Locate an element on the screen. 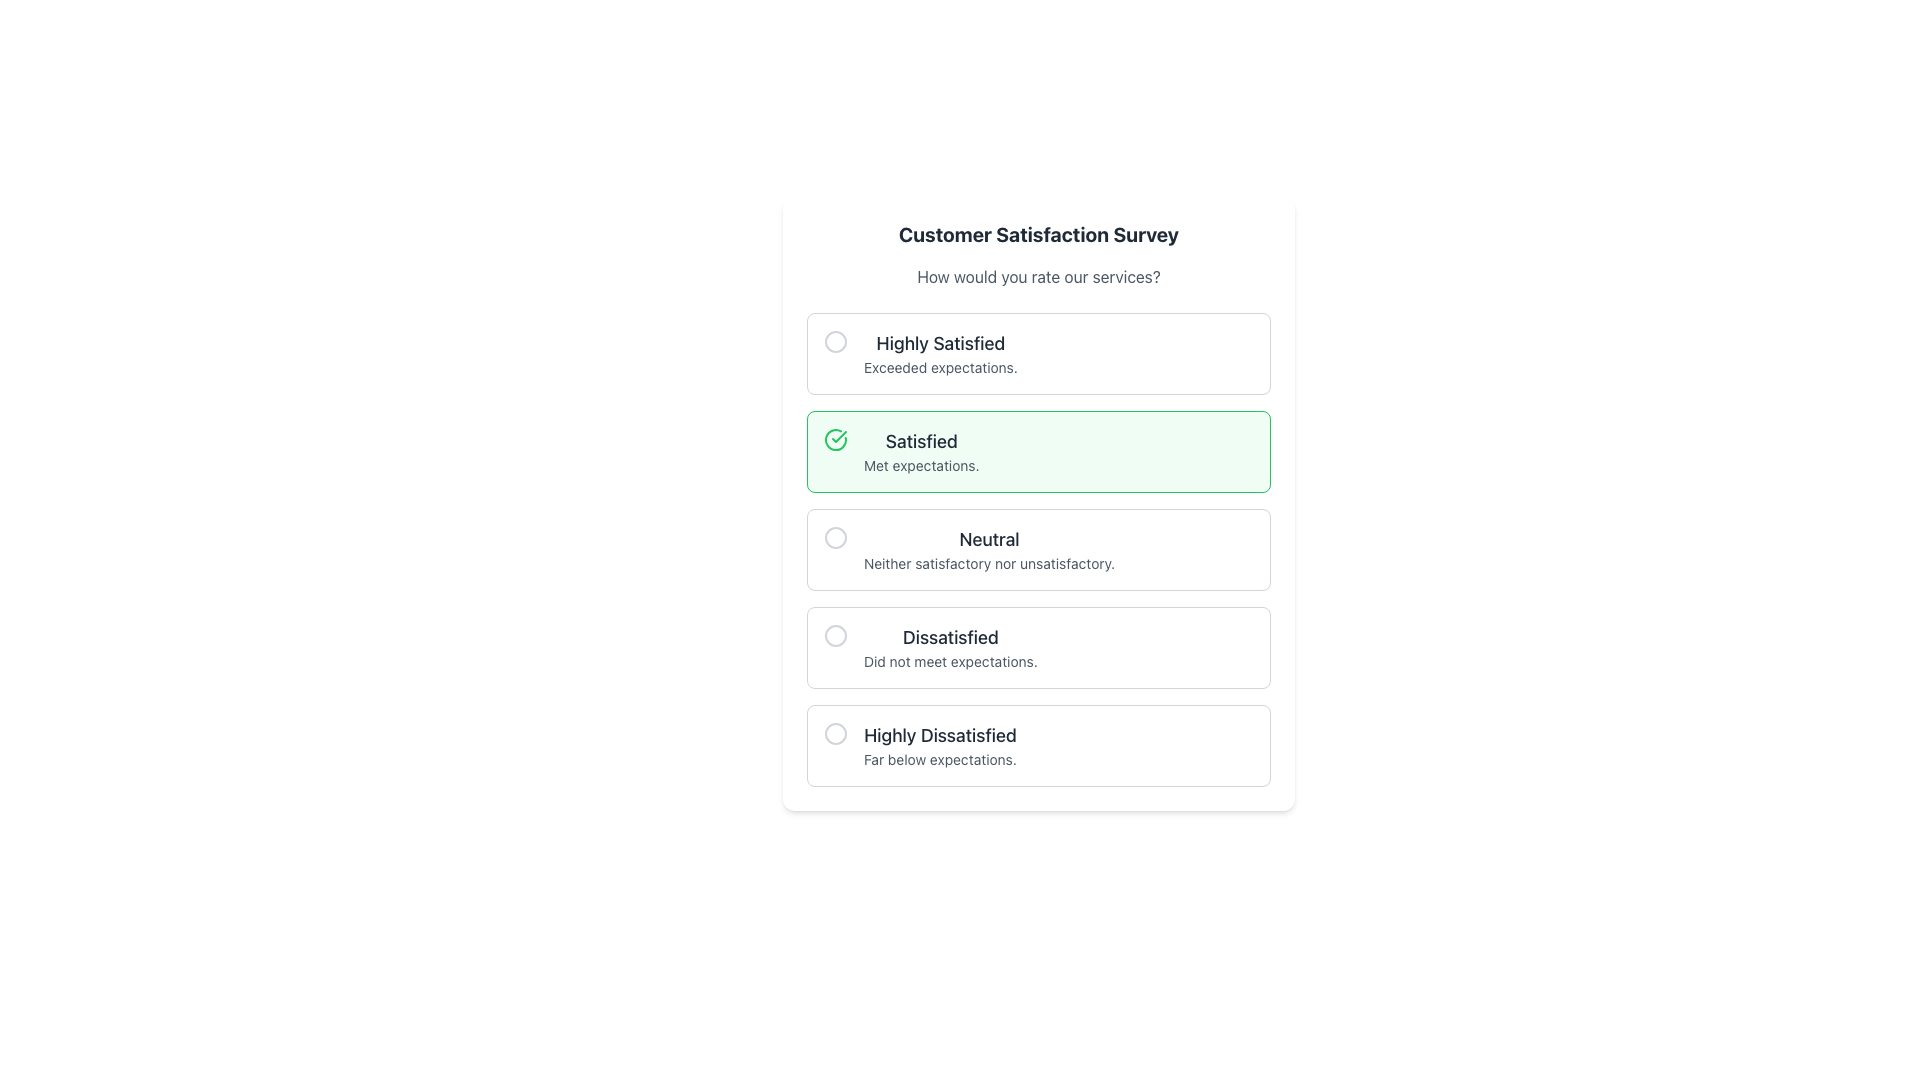  the text label displaying 'Satisfied', which is prominently styled in dark gray and is the primary label for the second option in the Customer Satisfaction Survey is located at coordinates (920, 441).